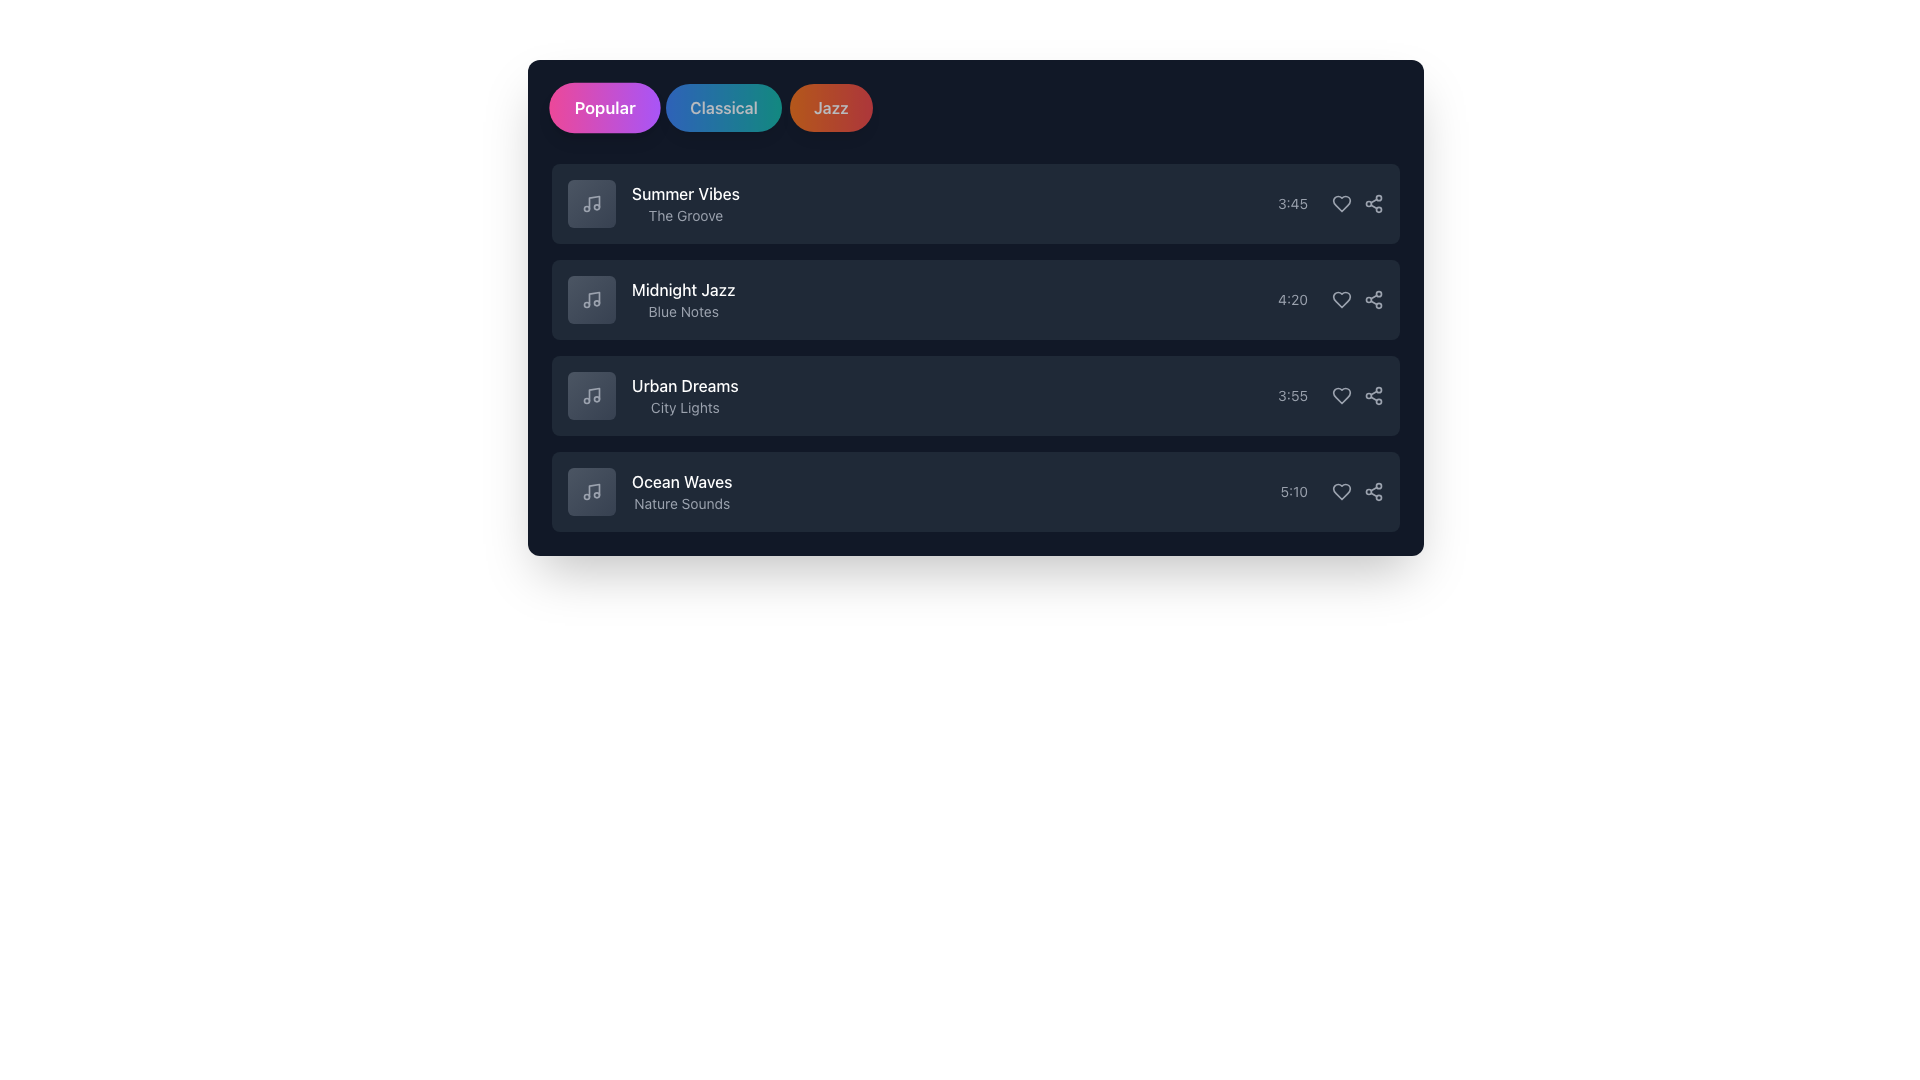  What do you see at coordinates (682, 482) in the screenshot?
I see `the static textual label displaying 'Ocean Waves', which is located in the fourth entry of the list and positioned above the subtitle 'Nature Sounds'` at bounding box center [682, 482].